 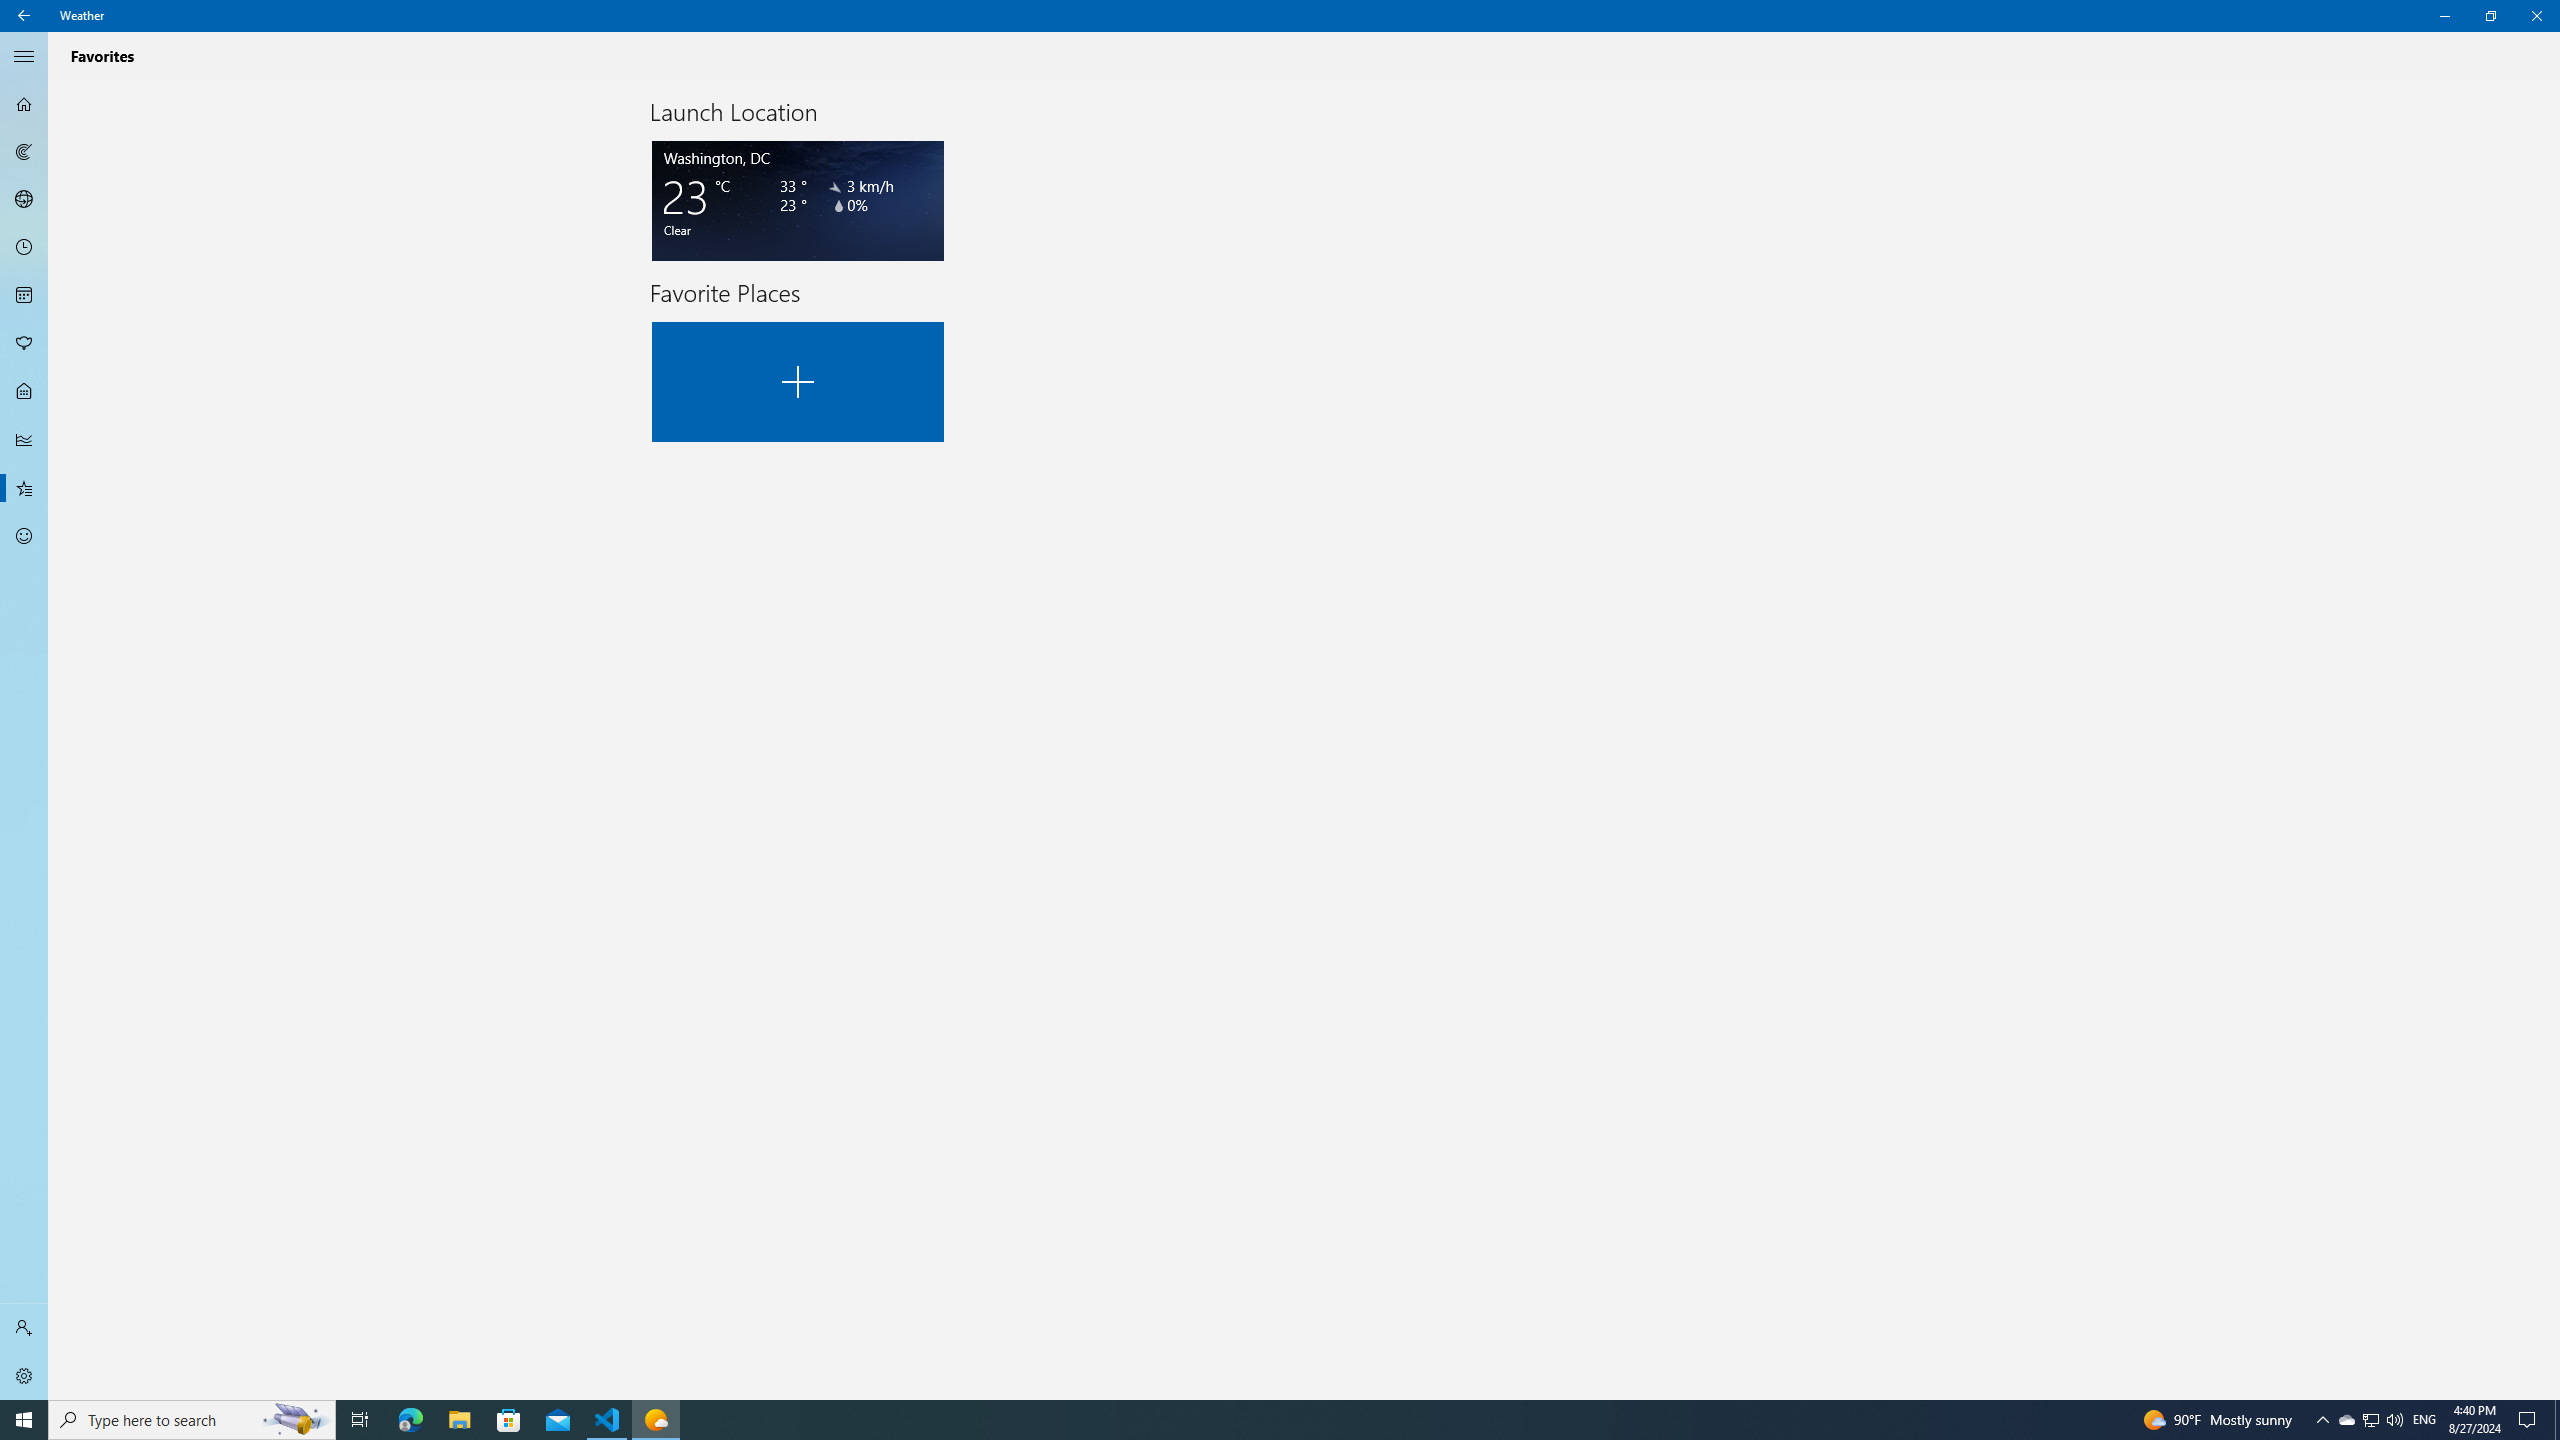 I want to click on 'Type here to search', so click(x=191, y=1418).